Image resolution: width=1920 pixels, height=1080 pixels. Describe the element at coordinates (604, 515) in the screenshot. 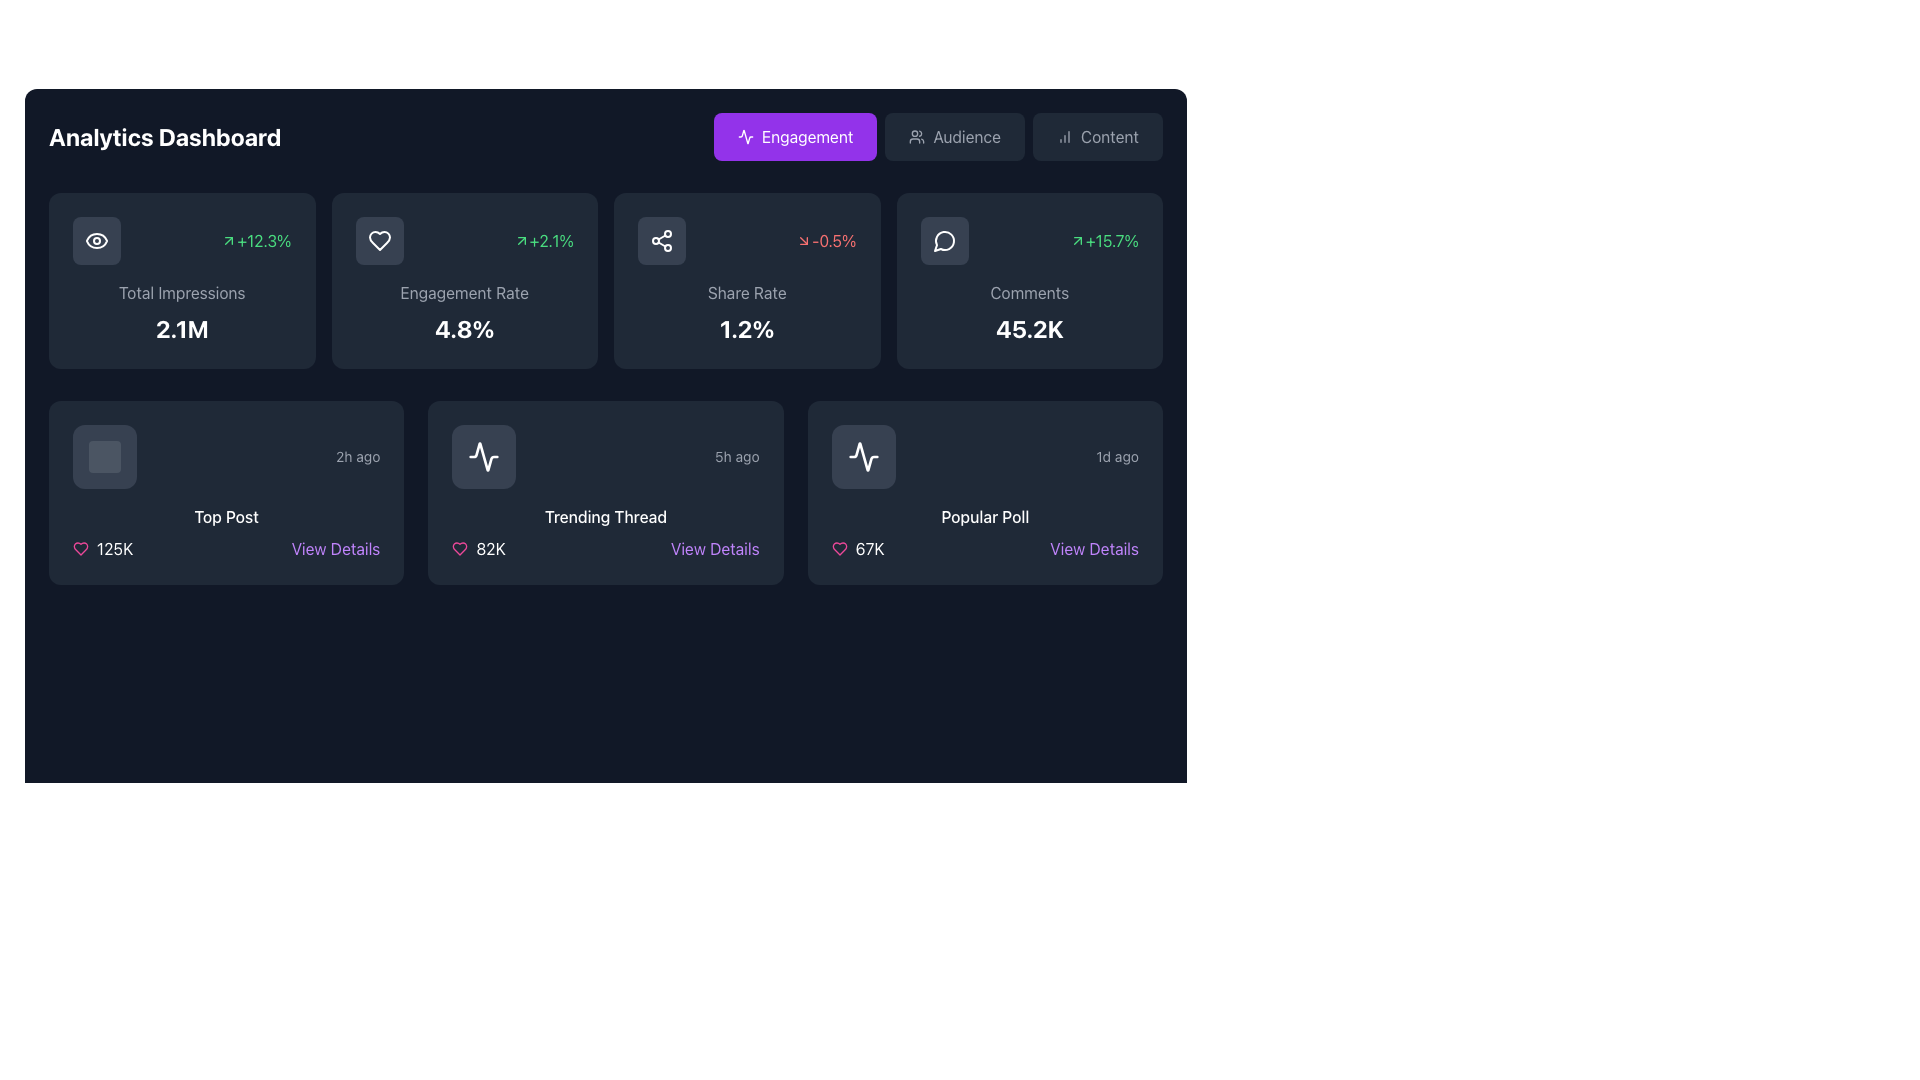

I see `displayed text 'Trending Thread' which is centrally located in the middle card of a three-card layout, above the count indicator '82K'` at that location.